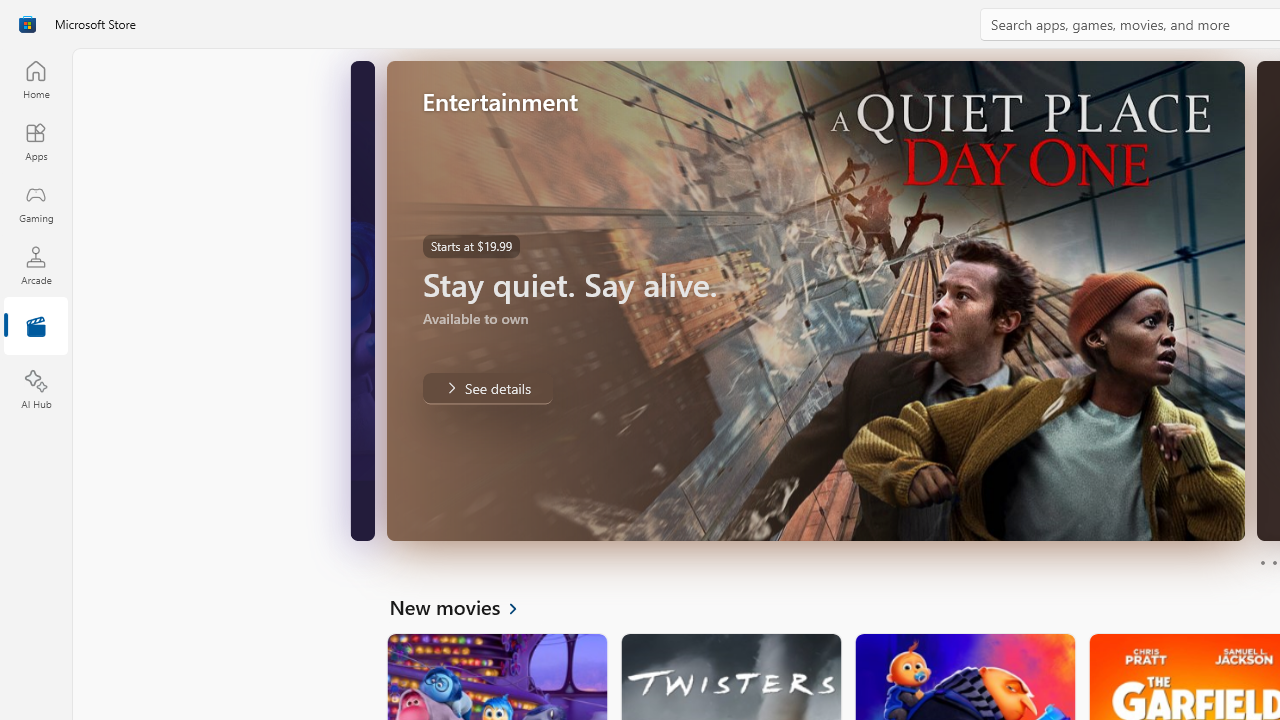 This screenshot has width=1280, height=720. What do you see at coordinates (815, 300) in the screenshot?
I see `'AutomationID: Image'` at bounding box center [815, 300].